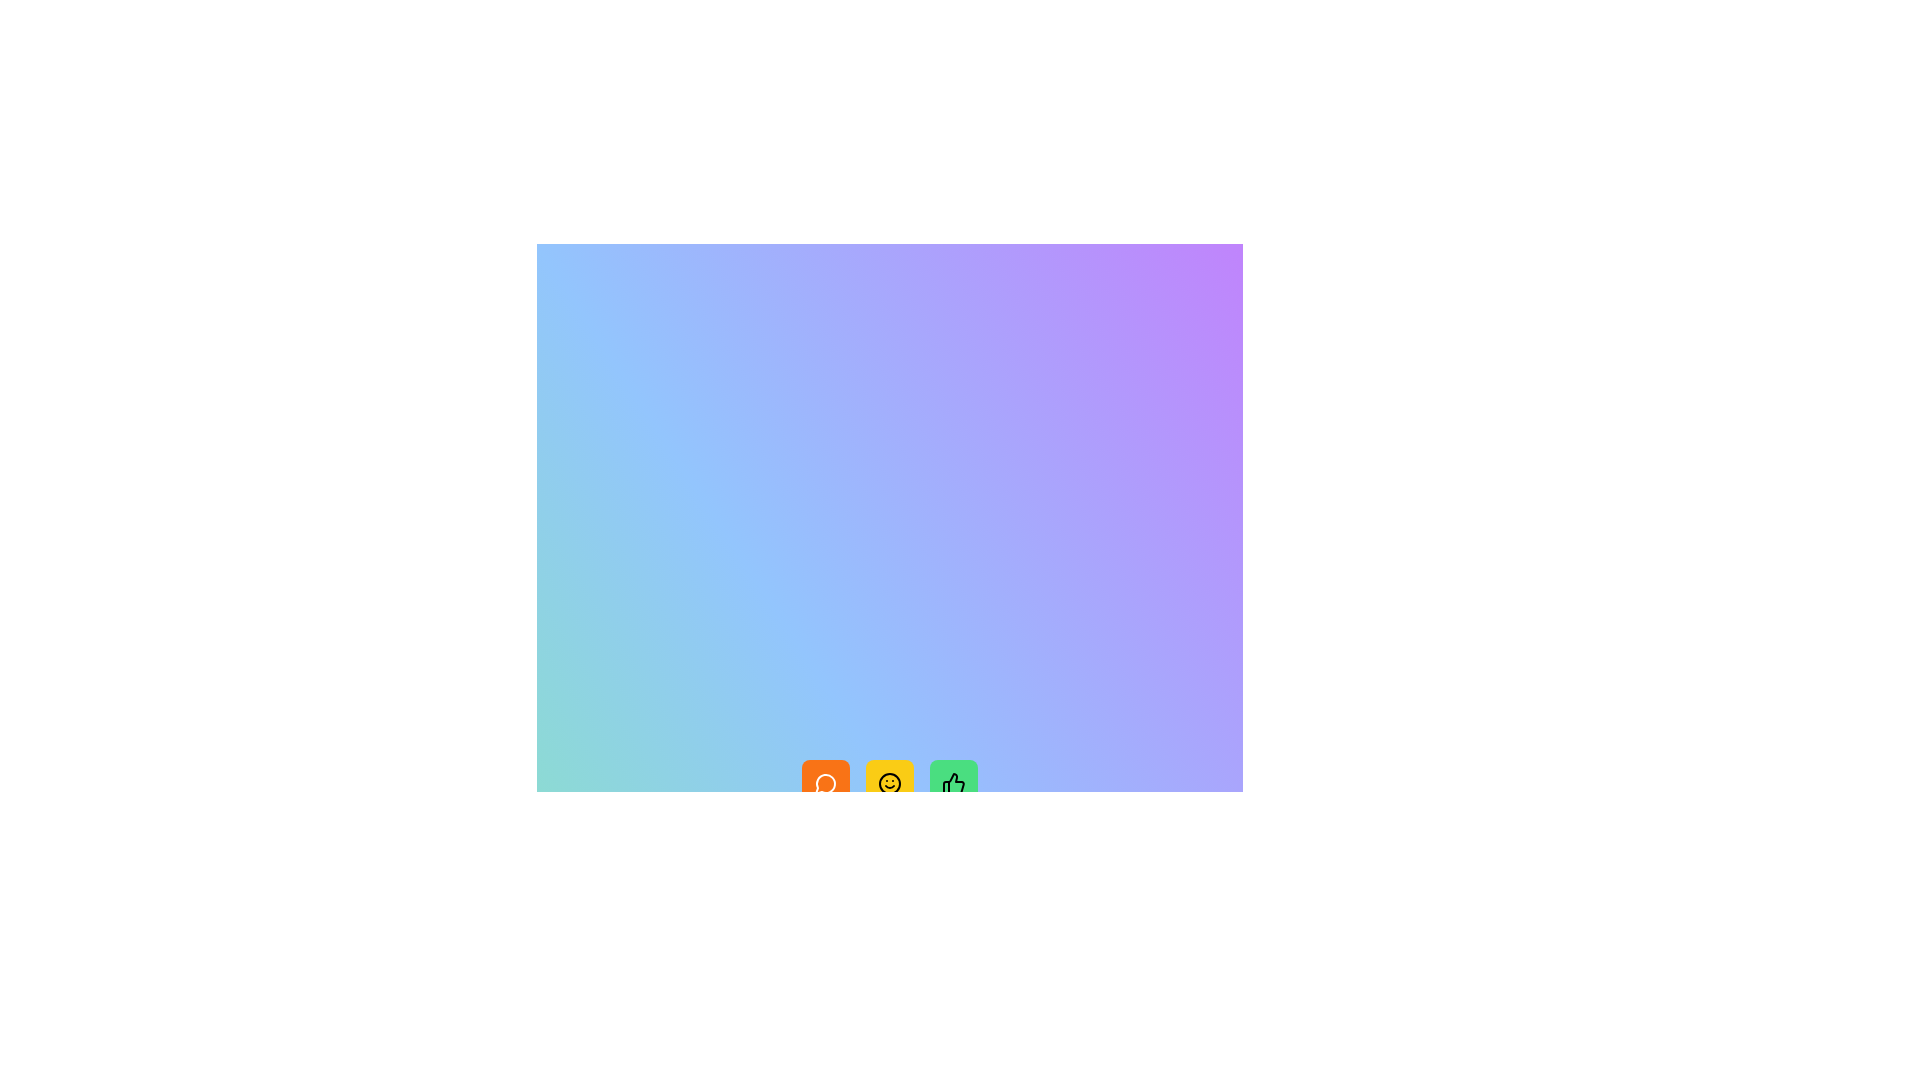  Describe the element at coordinates (953, 782) in the screenshot. I see `the thumbs-up icon drawn in line style enclosed in a green rounded square for keyboard interaction` at that location.